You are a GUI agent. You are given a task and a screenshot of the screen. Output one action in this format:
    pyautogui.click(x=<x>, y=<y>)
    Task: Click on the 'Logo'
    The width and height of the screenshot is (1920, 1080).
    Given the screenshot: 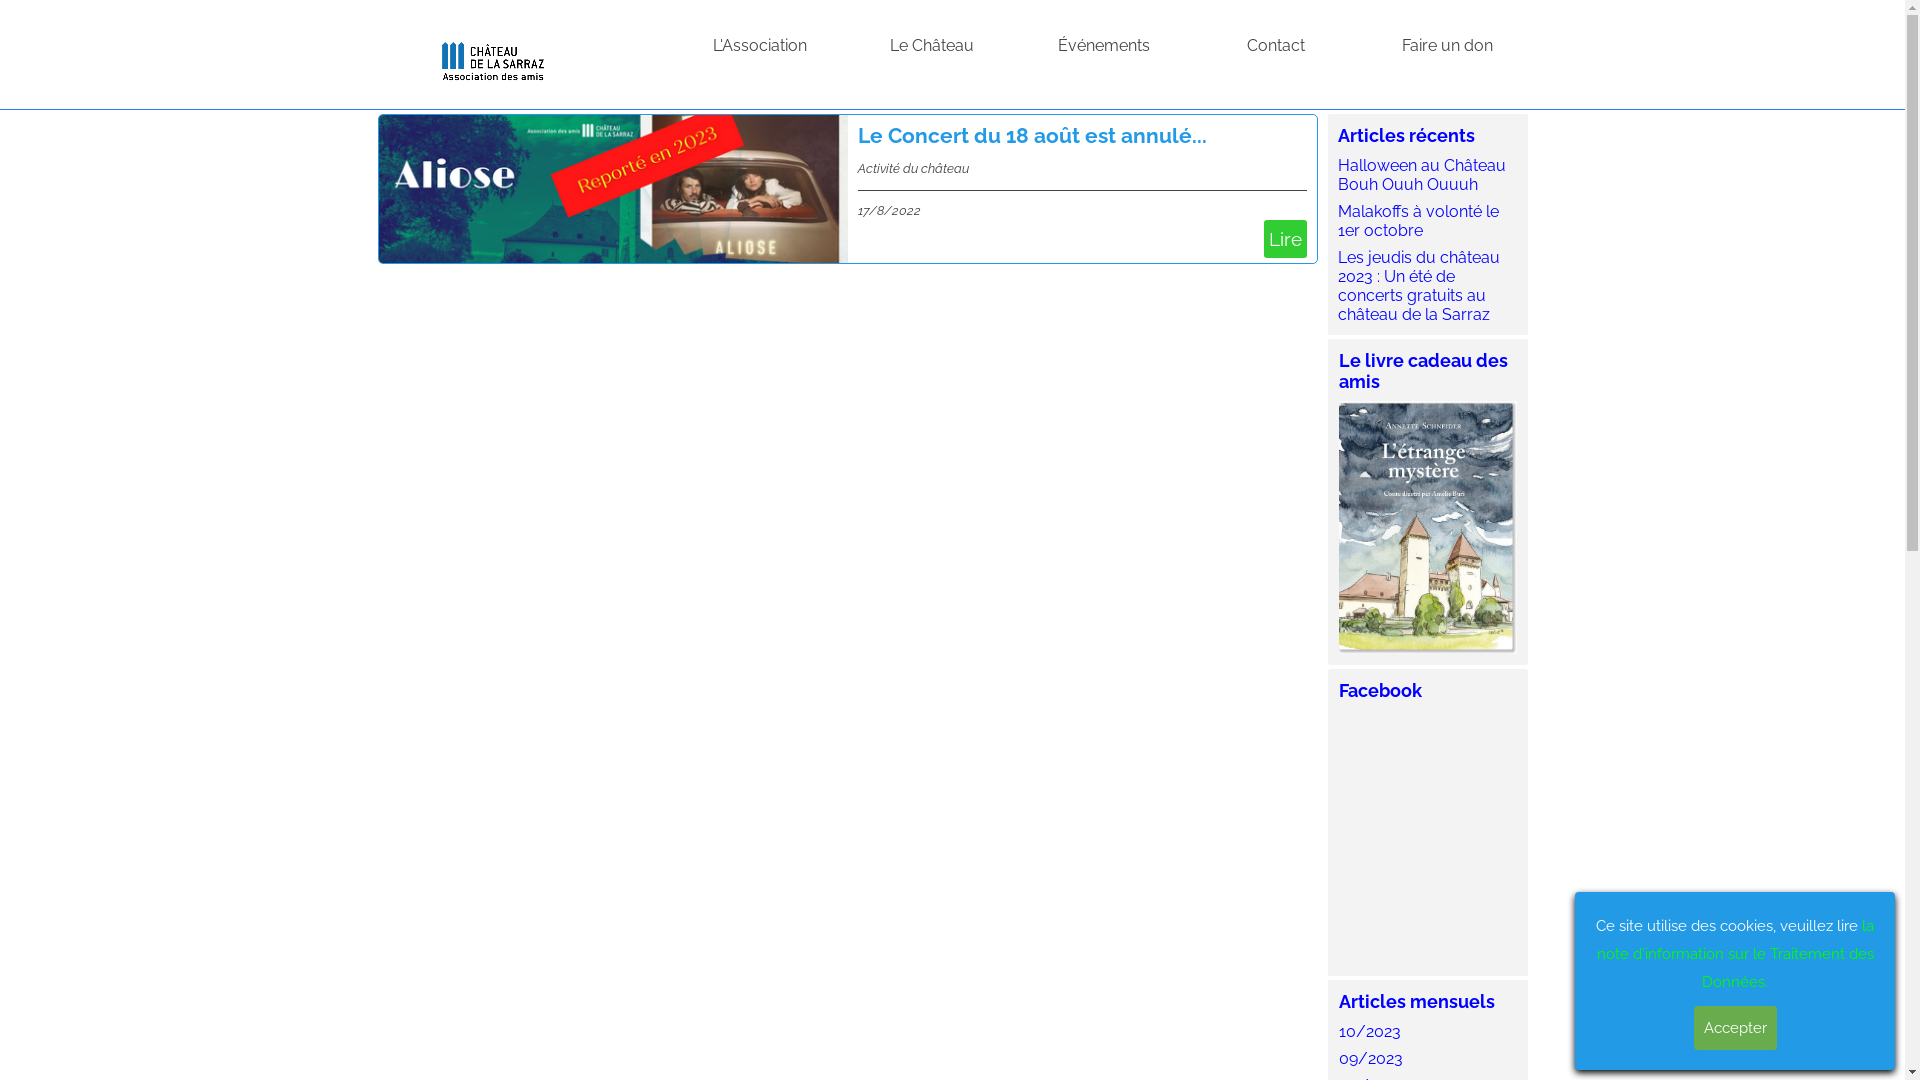 What is the action you would take?
    pyautogui.click(x=493, y=56)
    